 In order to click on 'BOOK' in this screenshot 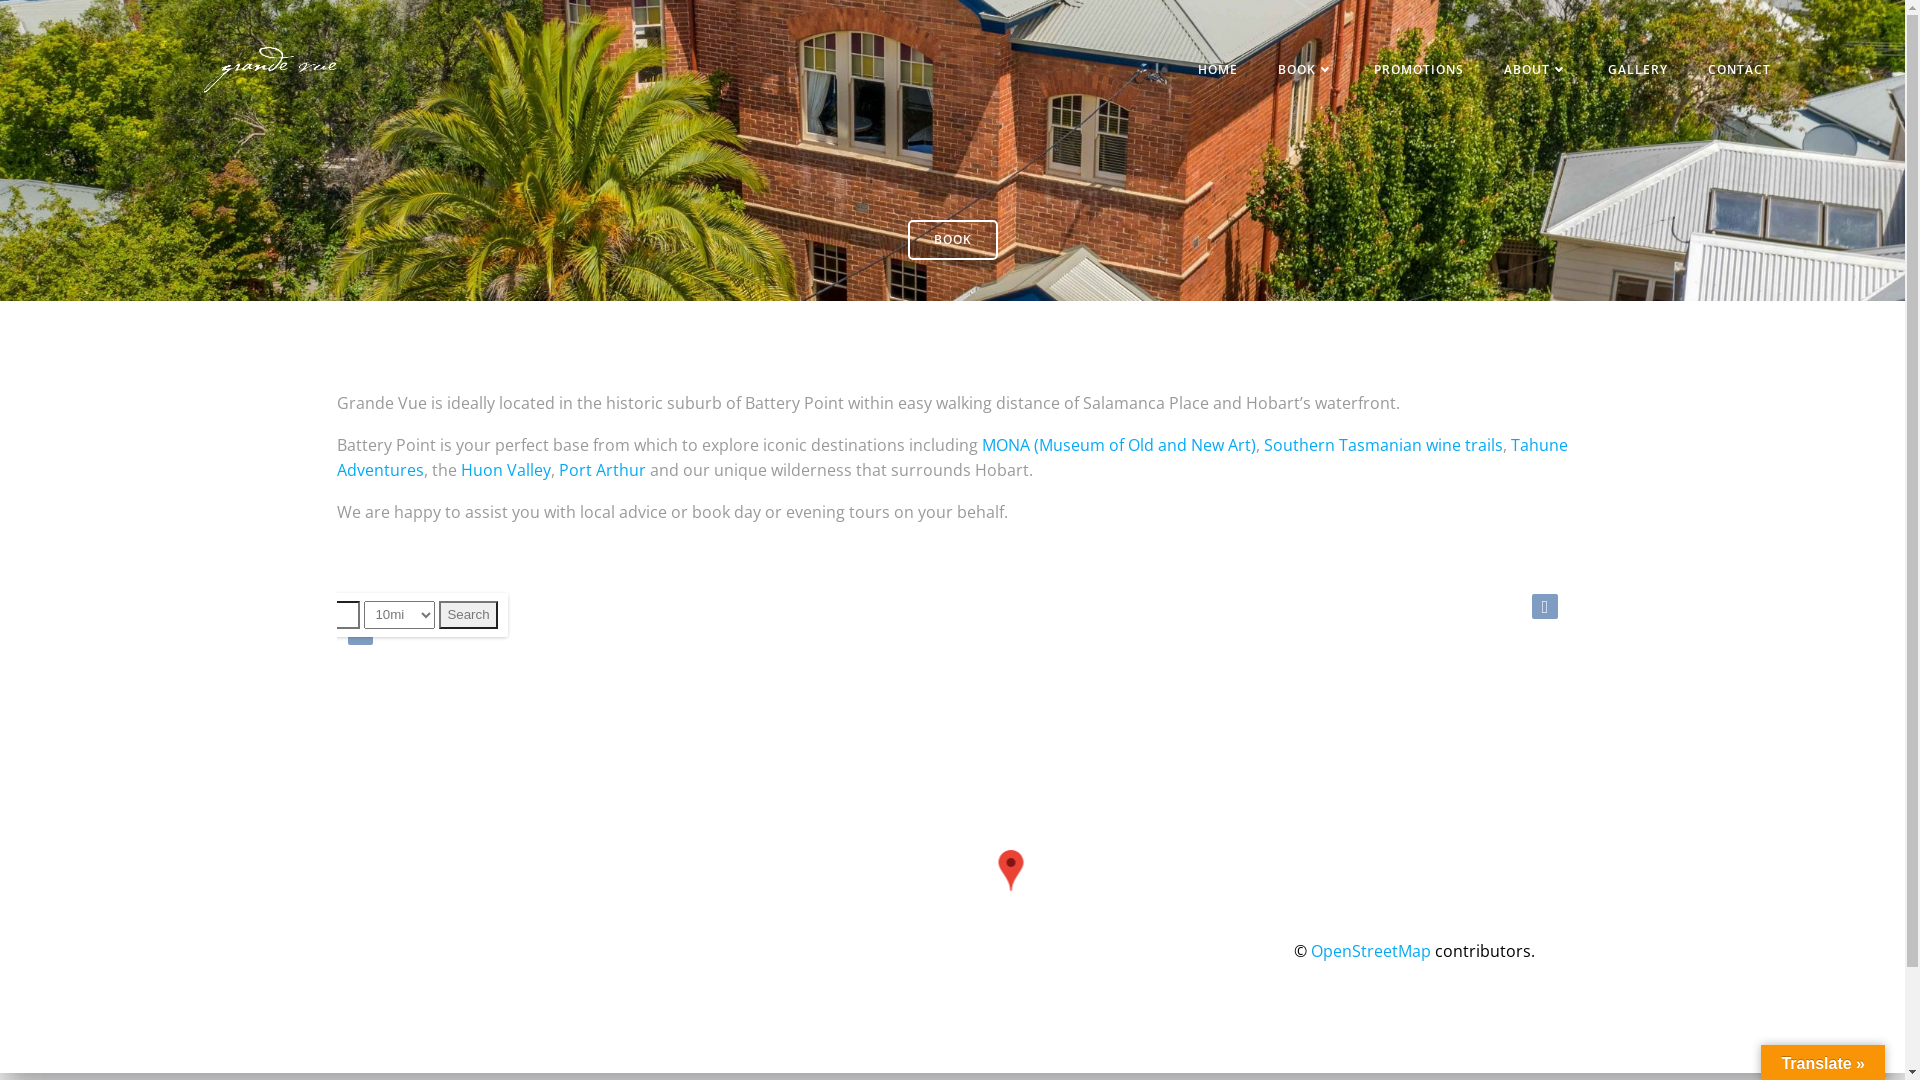, I will do `click(952, 238)`.